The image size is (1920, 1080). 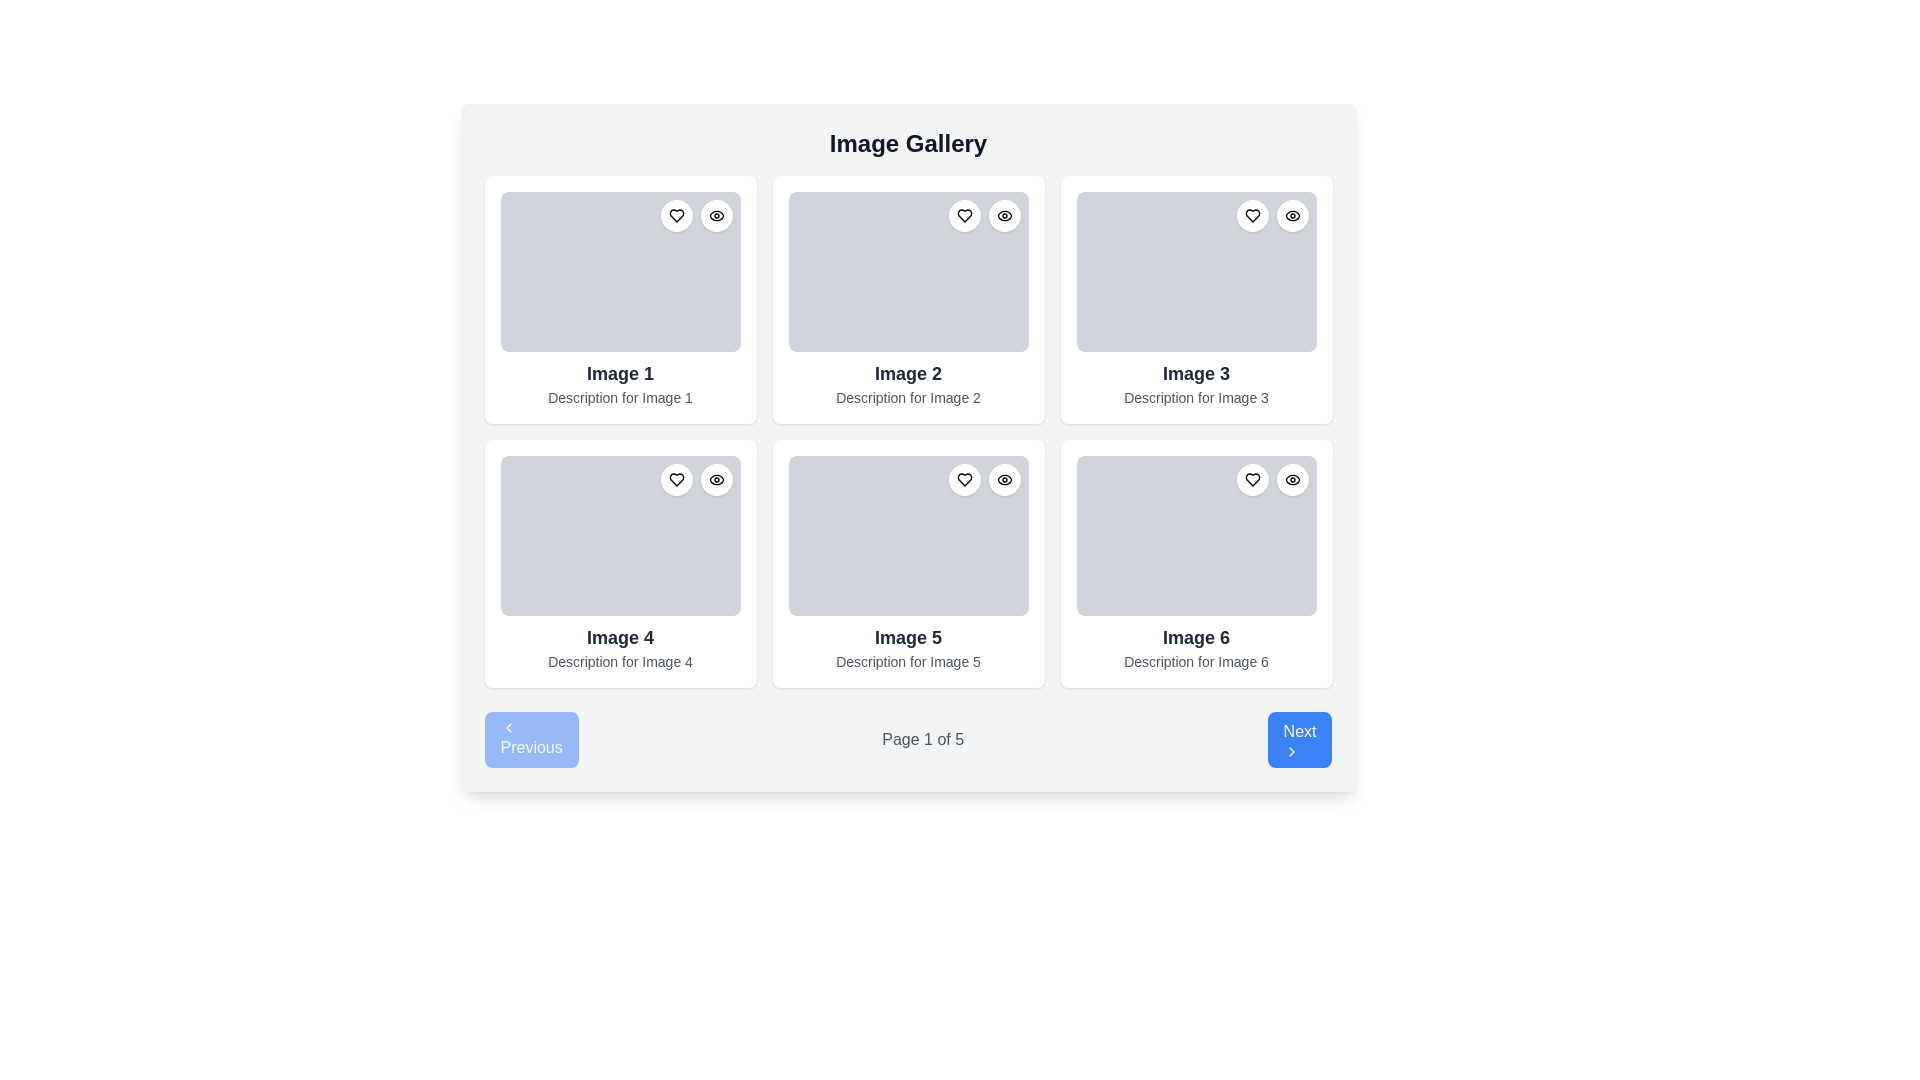 I want to click on the heart icon button located at the upper-right corner of the sixth image in the image gallery to like or unlike the image, so click(x=1251, y=479).